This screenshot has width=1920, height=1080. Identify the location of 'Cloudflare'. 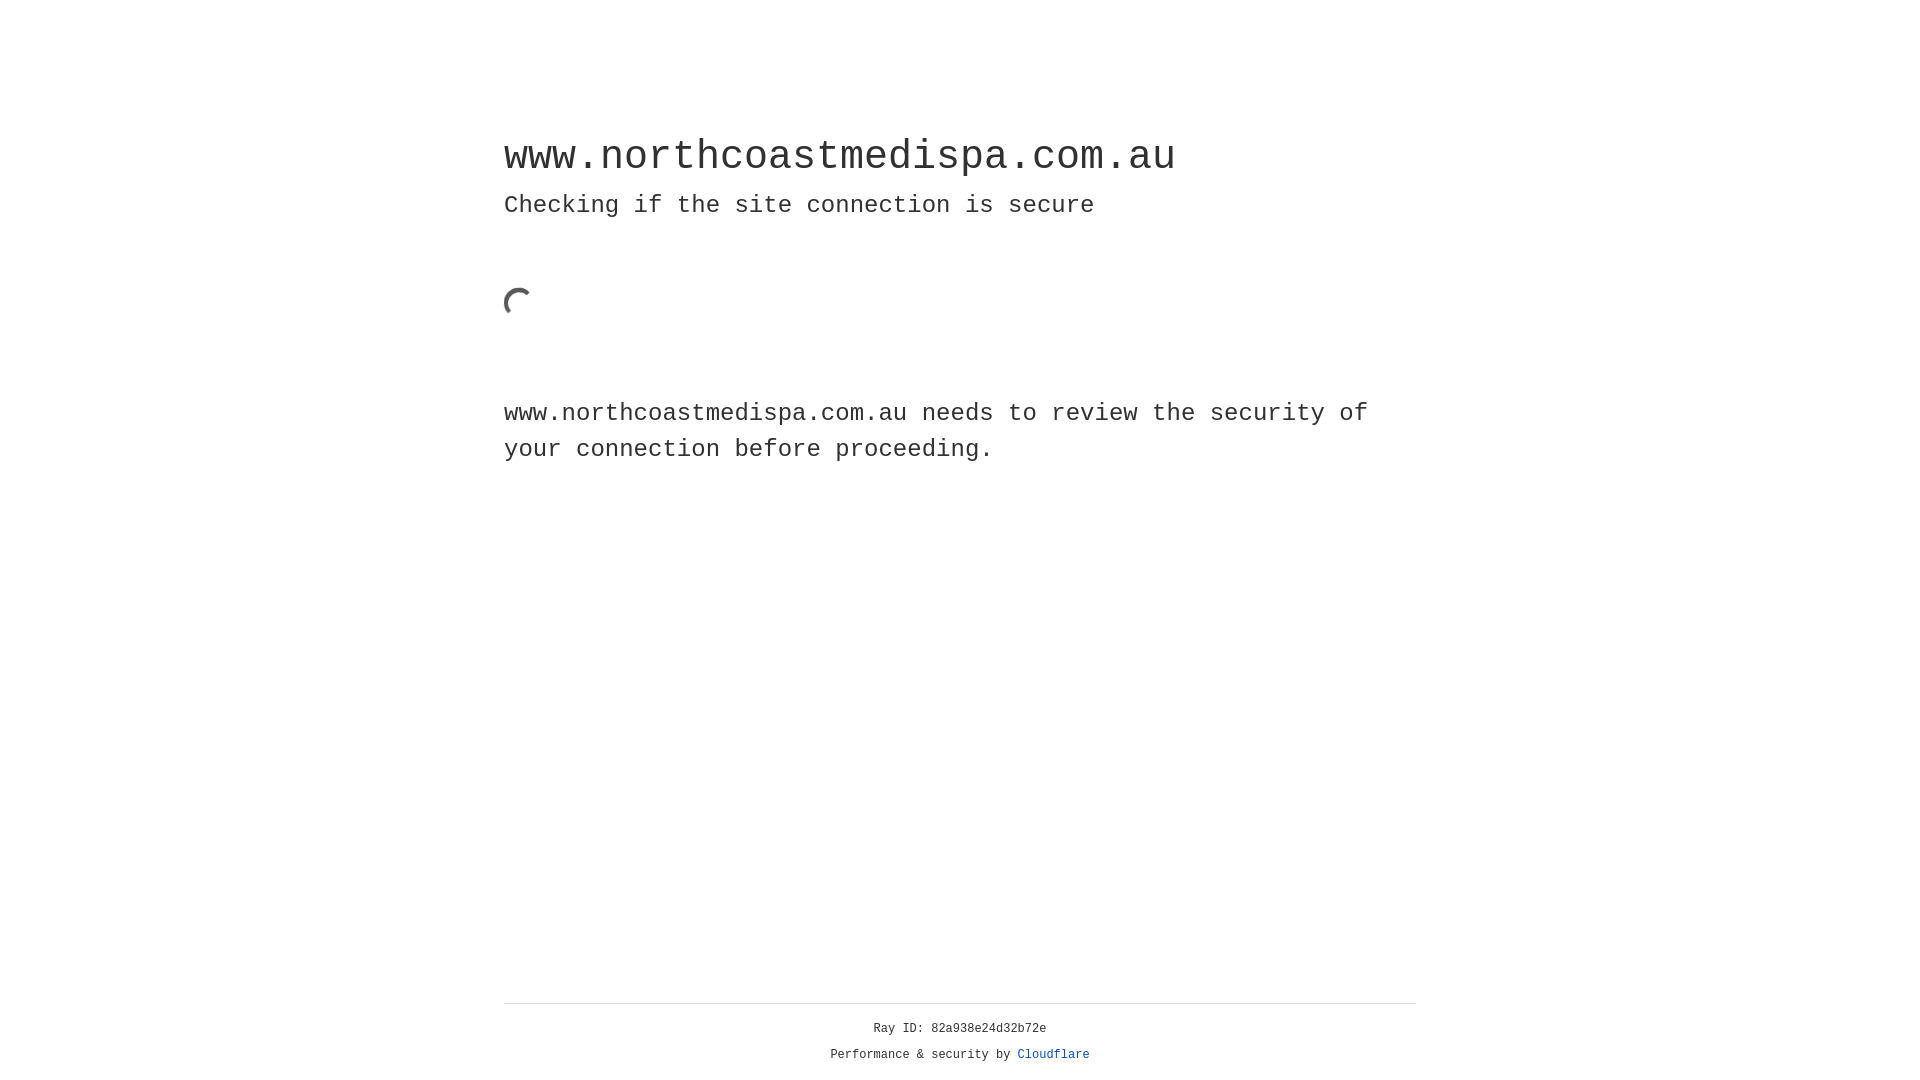
(1053, 1054).